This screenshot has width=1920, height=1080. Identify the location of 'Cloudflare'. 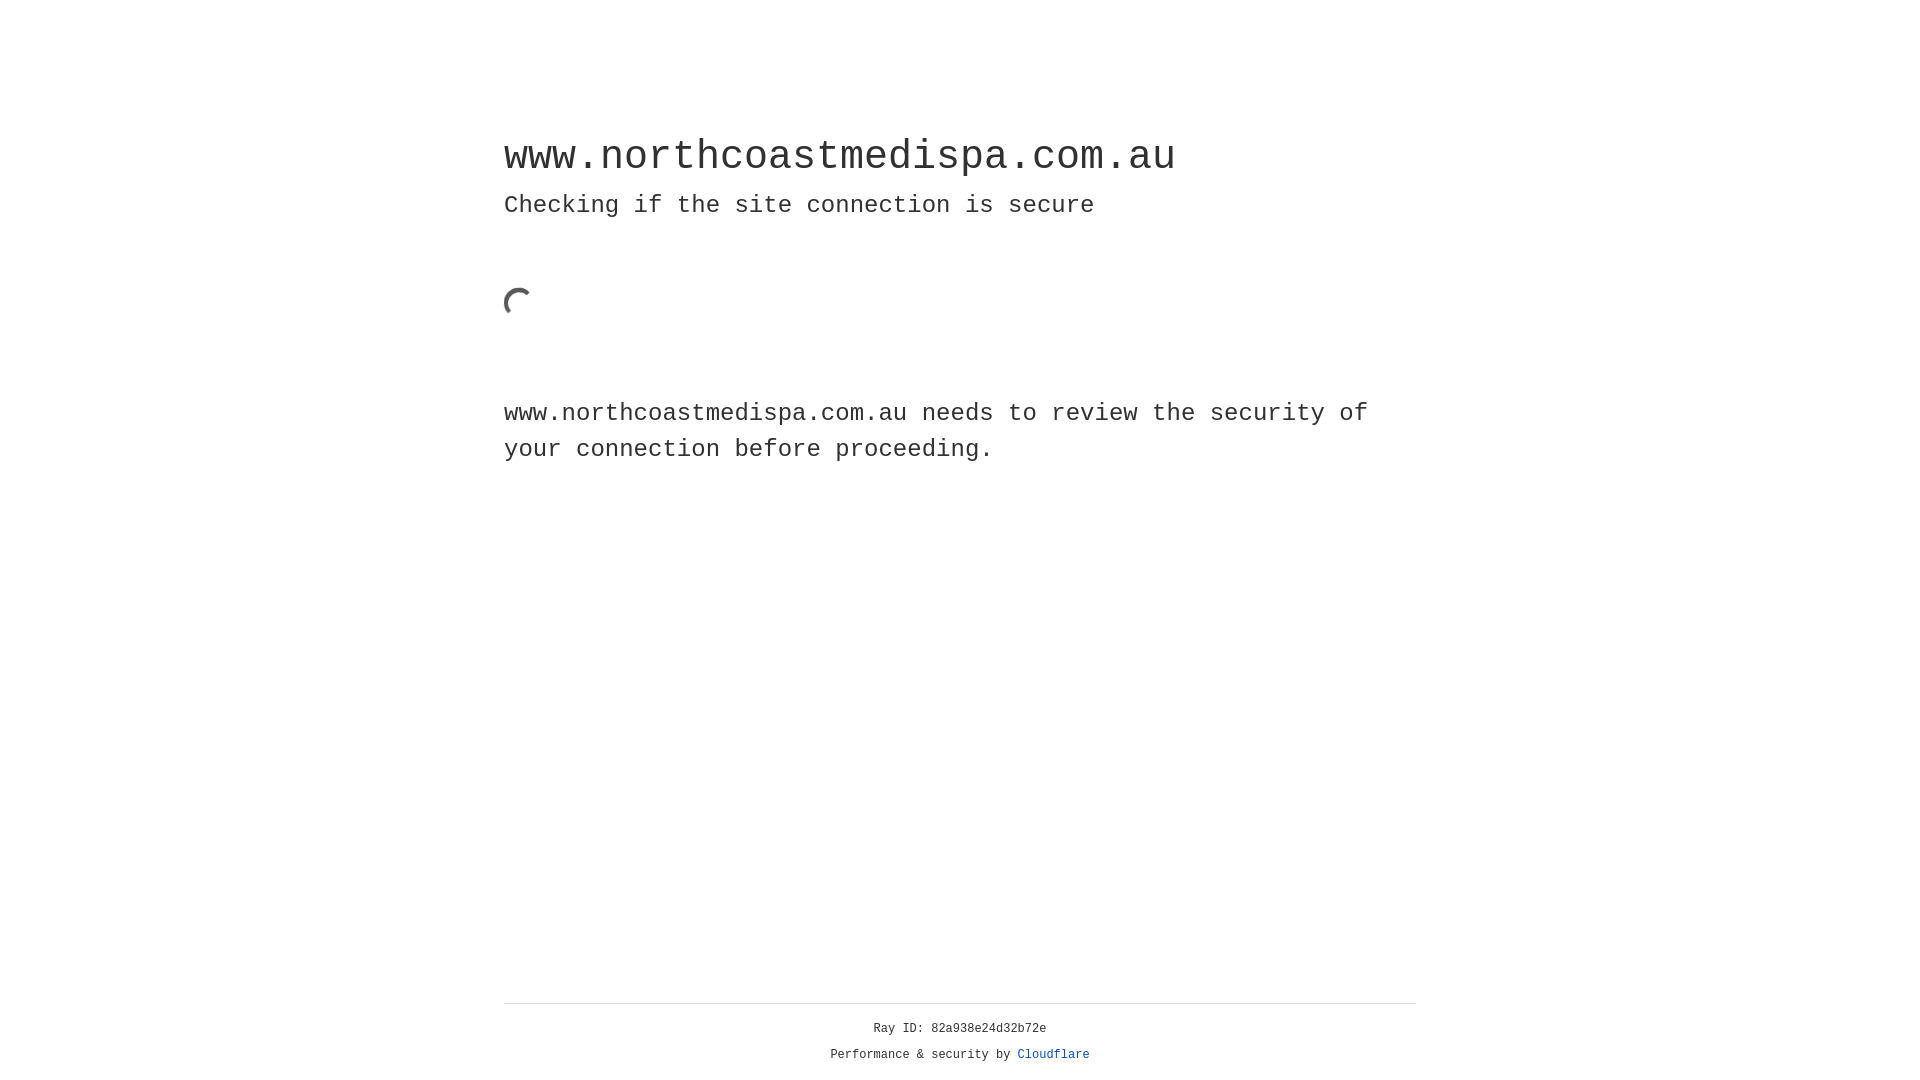
(1053, 1054).